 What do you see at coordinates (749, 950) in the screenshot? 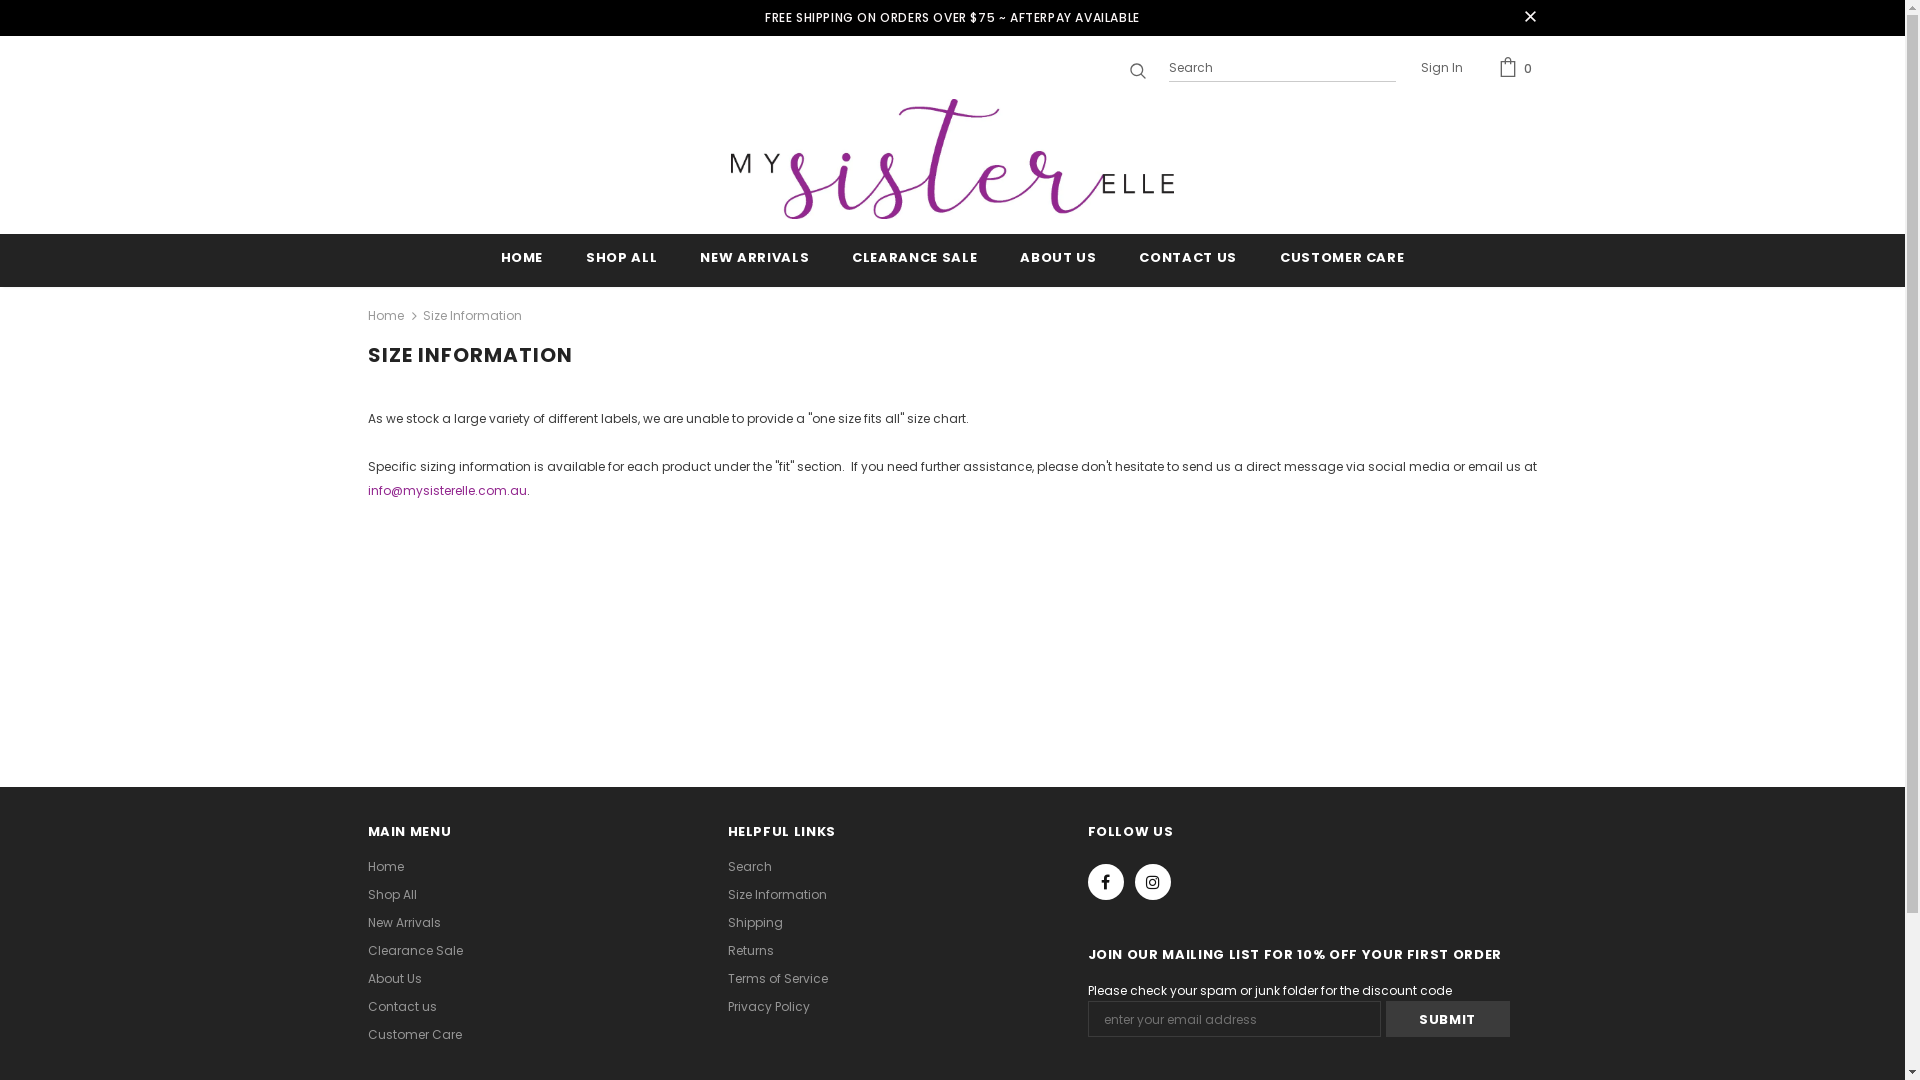
I see `'Returns'` at bounding box center [749, 950].